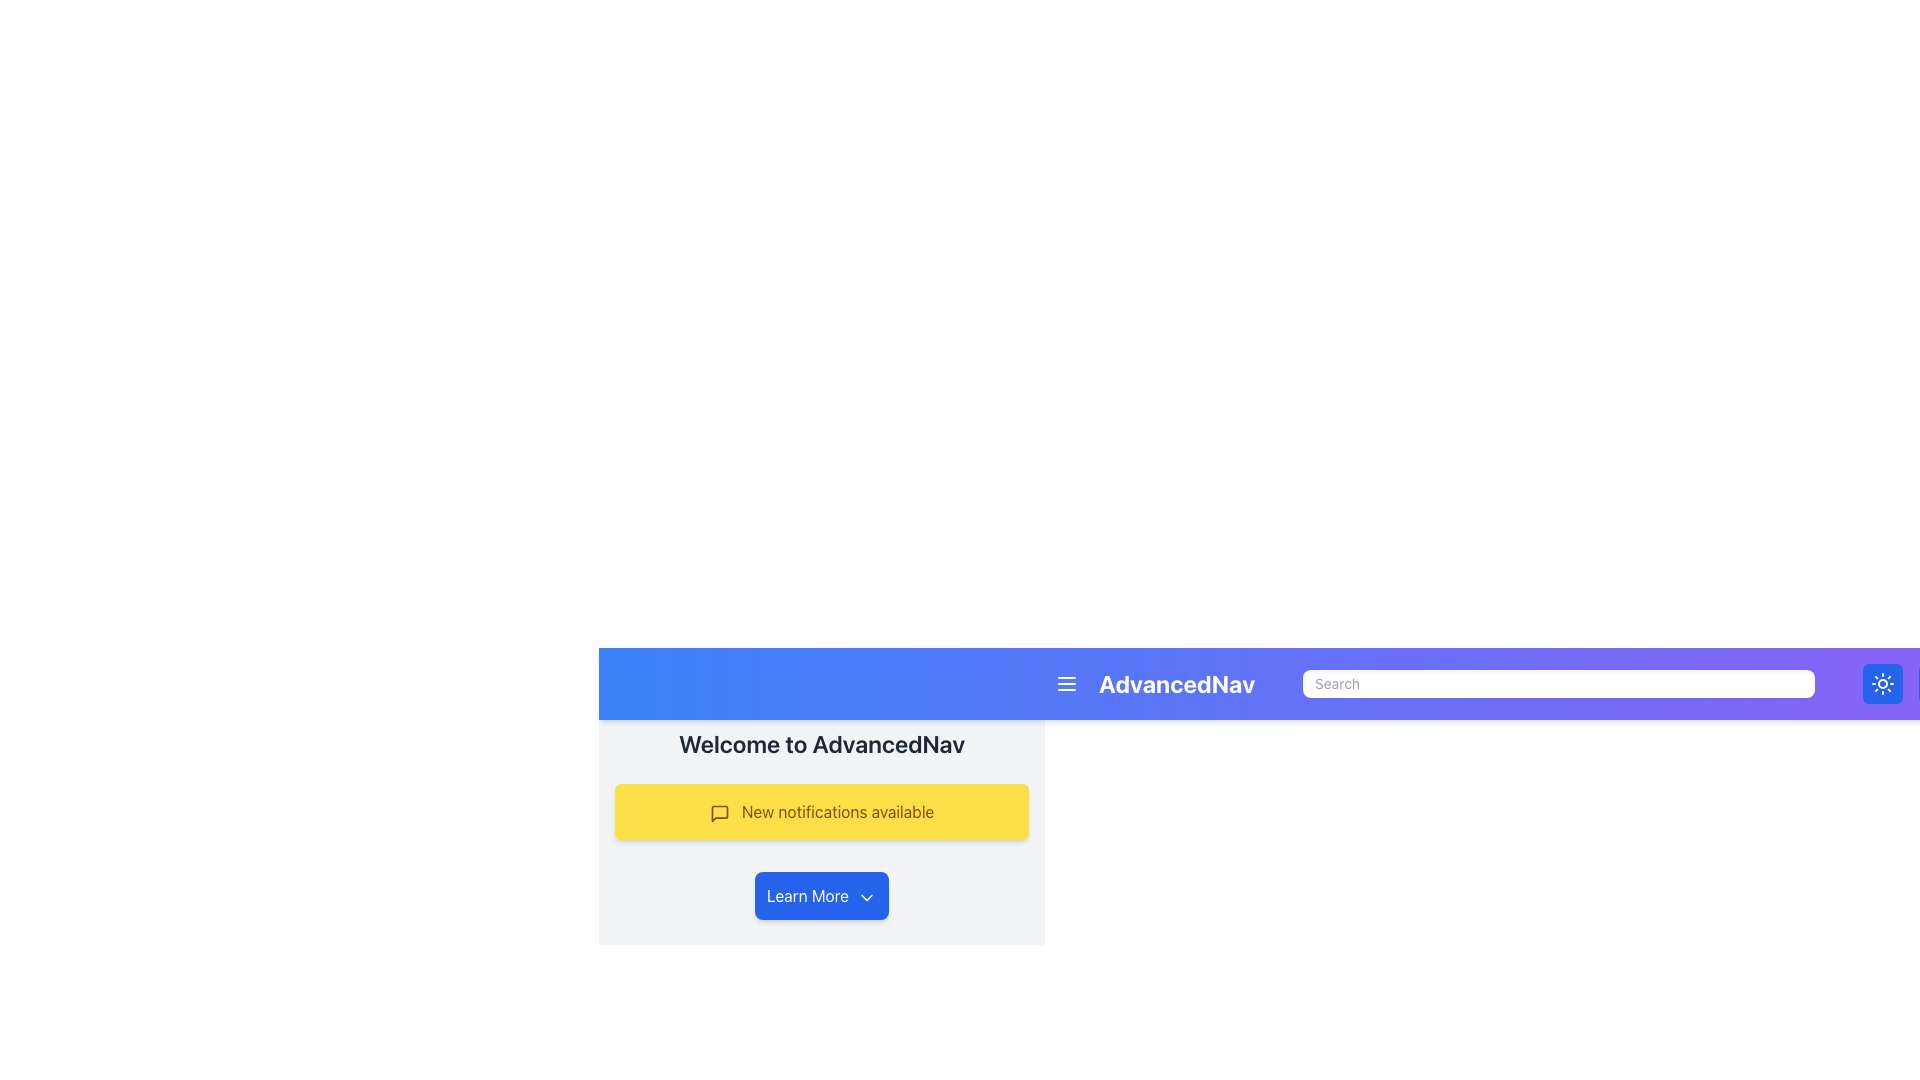 This screenshot has height=1080, width=1920. I want to click on the Notification Banner that displays alert messages for new notifications, positioned centrally below the heading and above the buttons, so click(821, 782).